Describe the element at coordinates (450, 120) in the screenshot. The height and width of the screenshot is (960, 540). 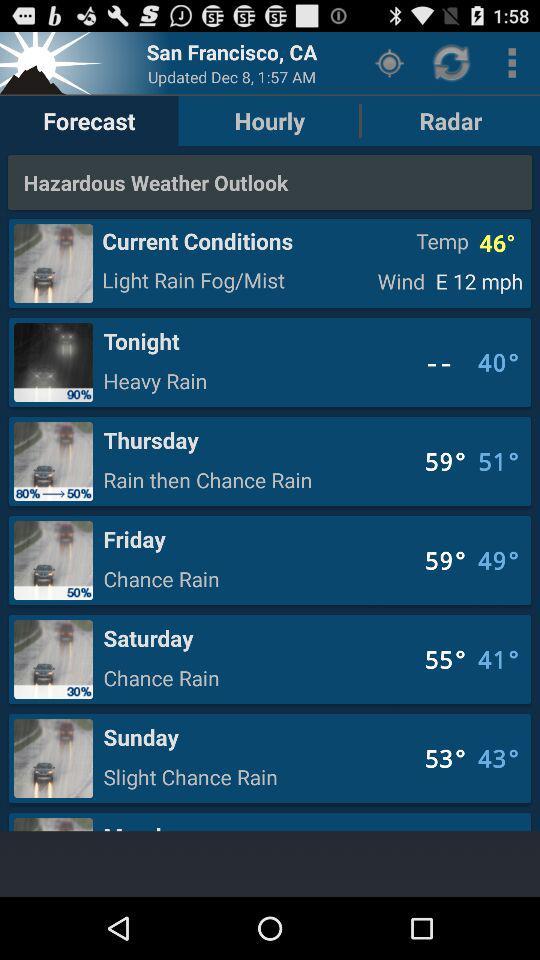
I see `the radar button` at that location.